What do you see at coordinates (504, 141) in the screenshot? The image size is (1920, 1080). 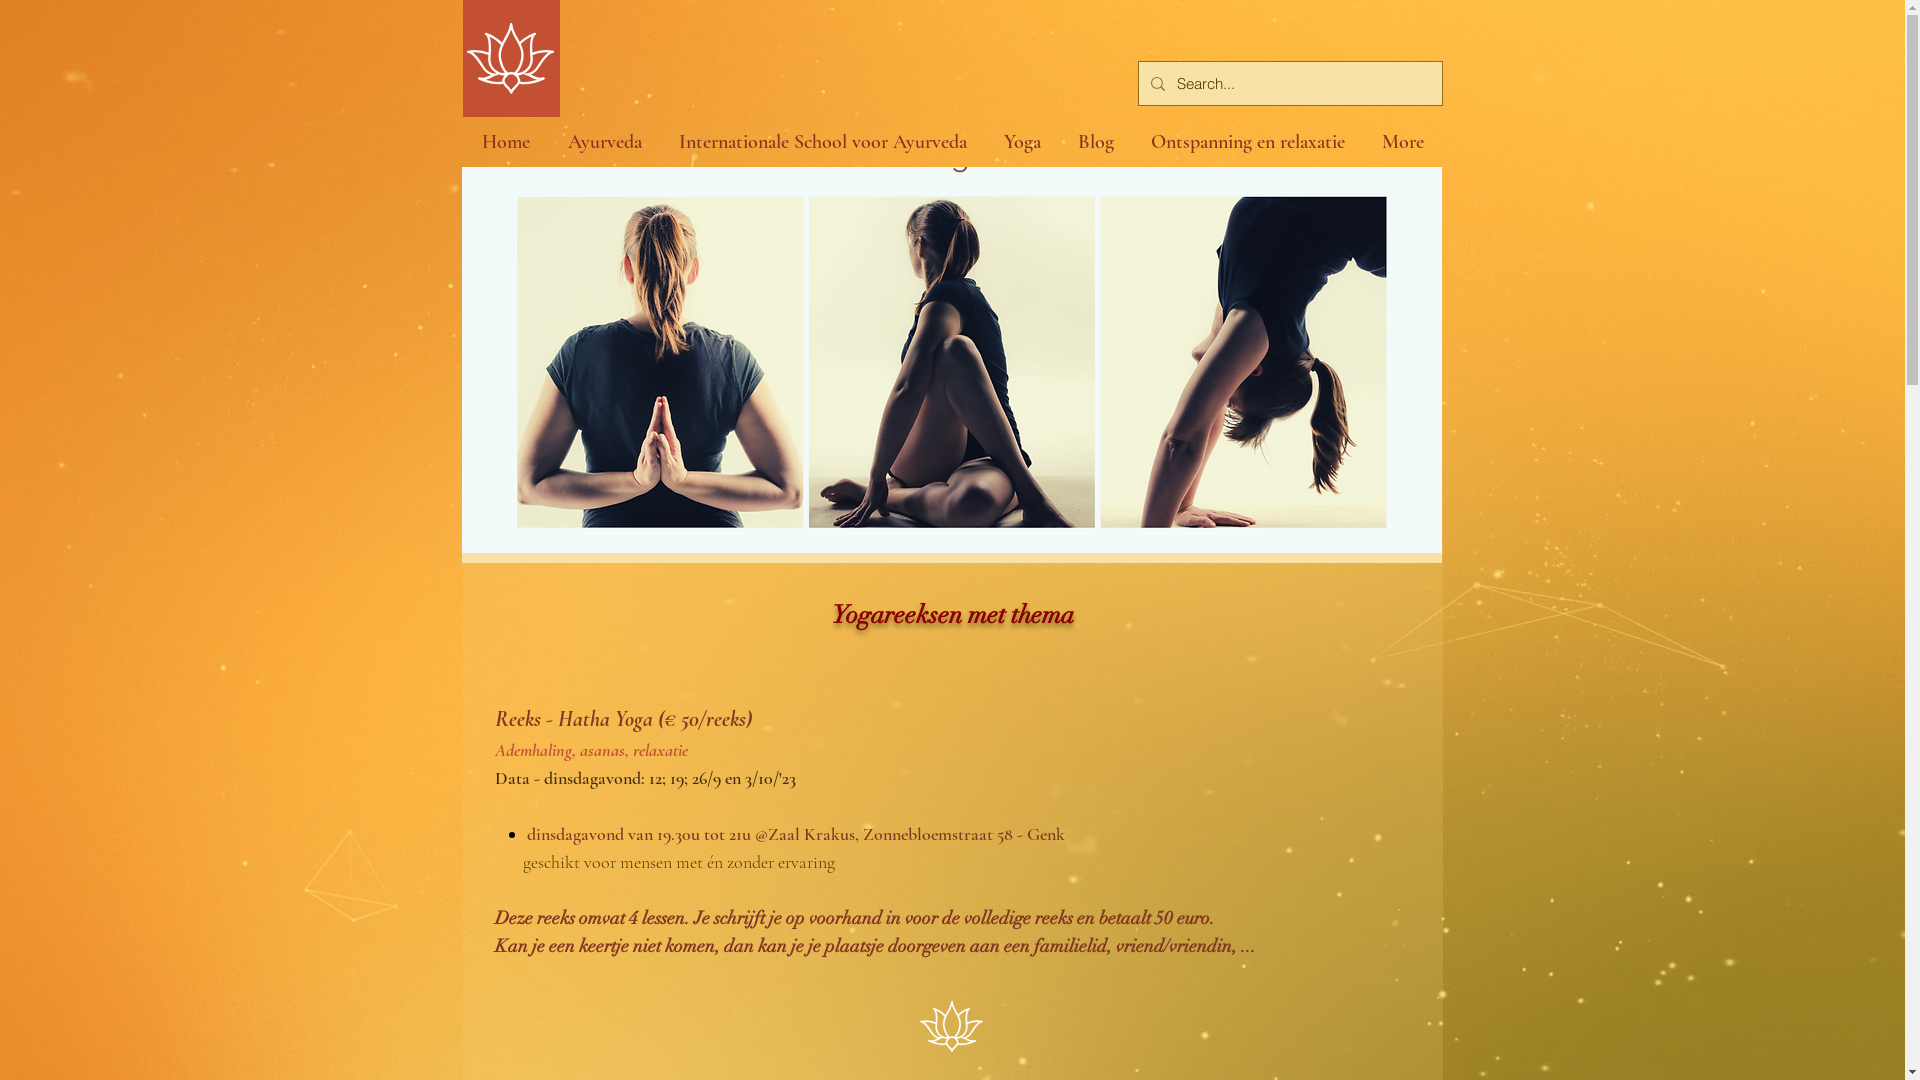 I see `'Home'` at bounding box center [504, 141].